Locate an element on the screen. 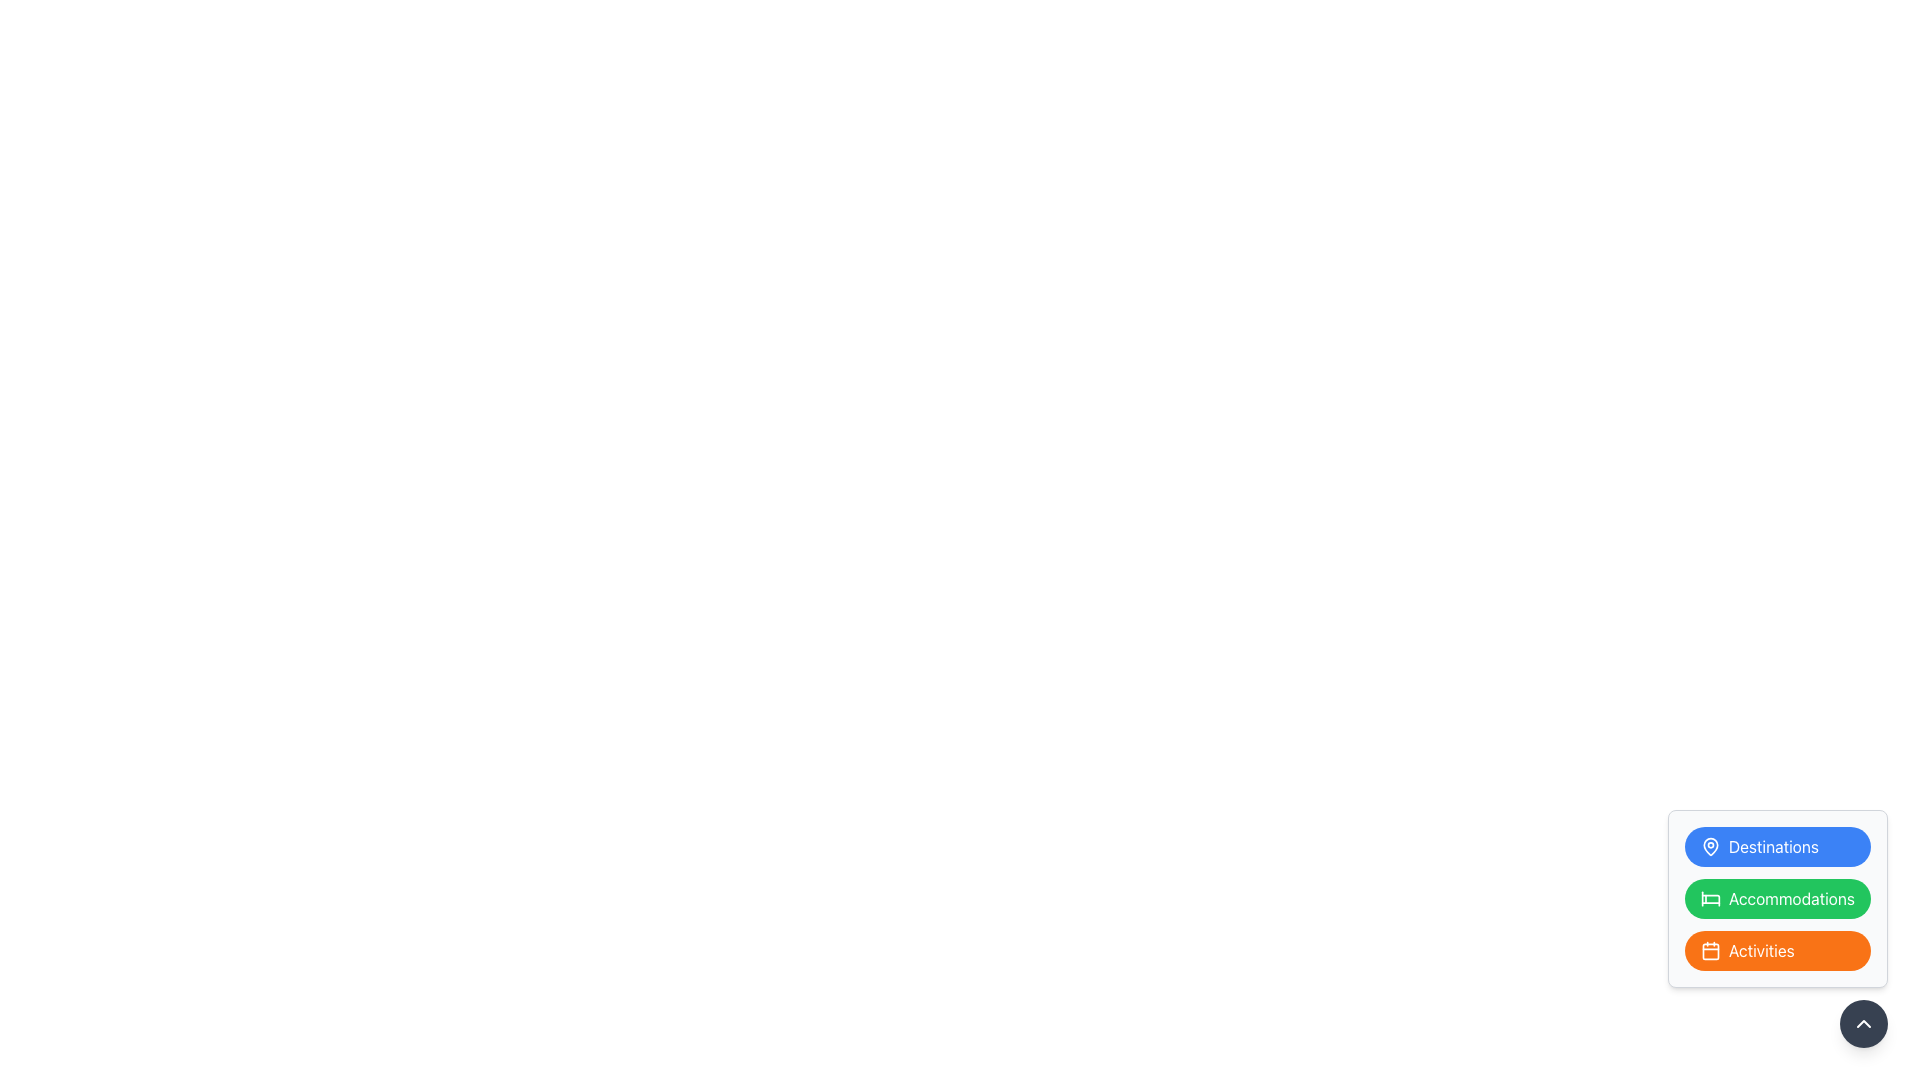 This screenshot has height=1080, width=1920. the second button in the vertical arrangement at the bottom right corner of the interface is located at coordinates (1777, 897).